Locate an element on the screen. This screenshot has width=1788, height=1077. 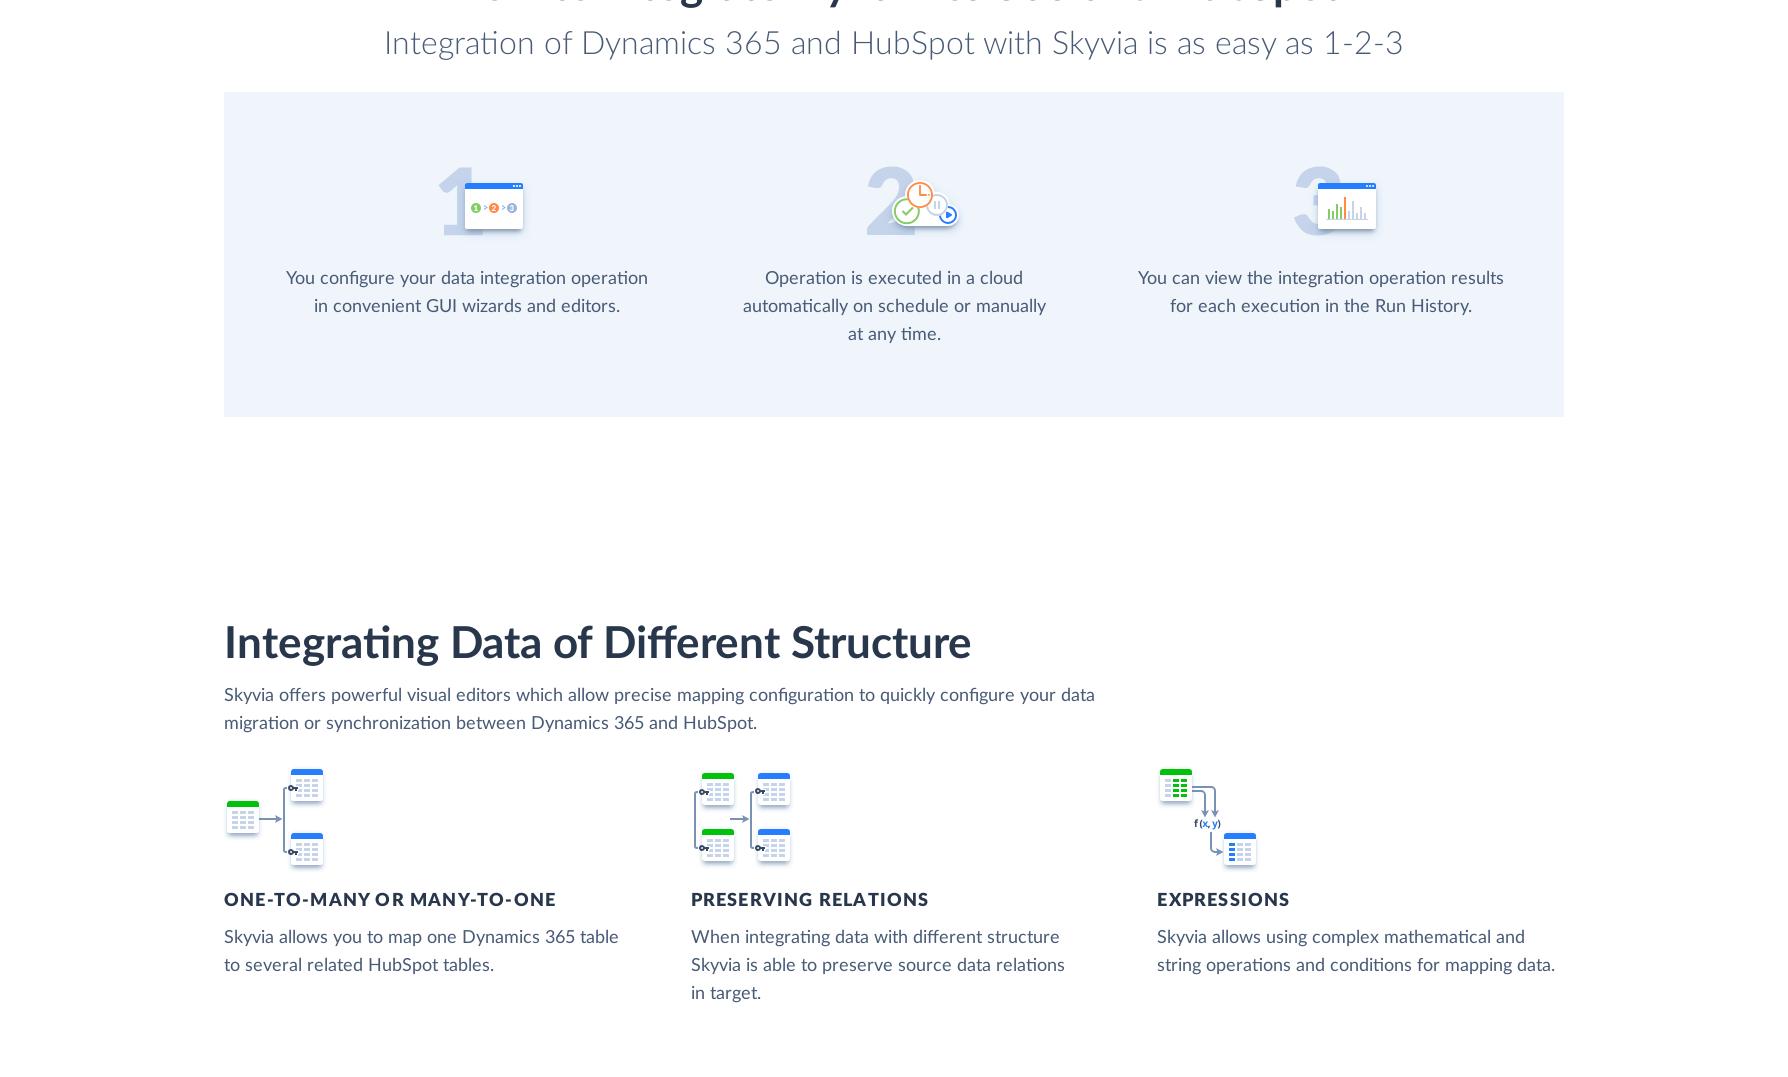
'Integrating Data of Different Structure' is located at coordinates (598, 644).